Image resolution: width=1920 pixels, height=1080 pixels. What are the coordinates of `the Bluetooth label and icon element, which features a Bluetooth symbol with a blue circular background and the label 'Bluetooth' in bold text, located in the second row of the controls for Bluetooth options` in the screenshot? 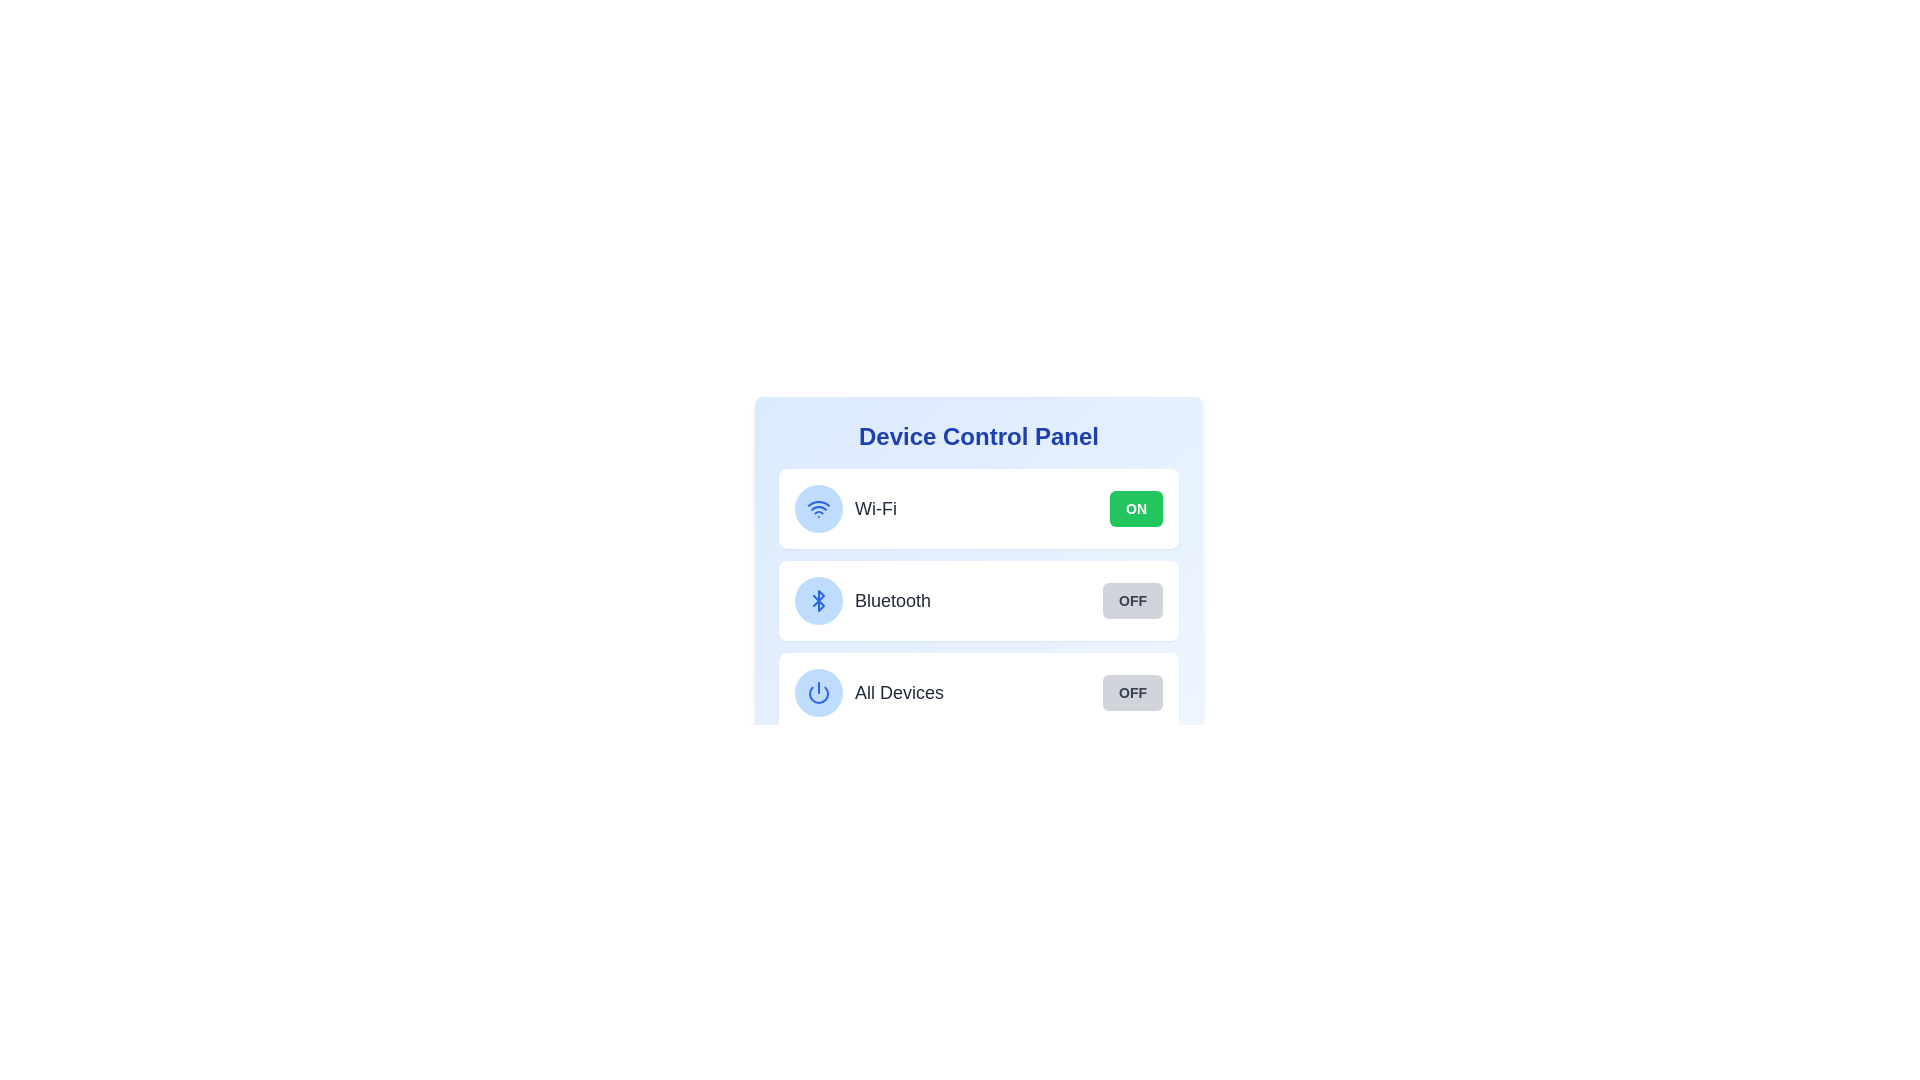 It's located at (863, 600).